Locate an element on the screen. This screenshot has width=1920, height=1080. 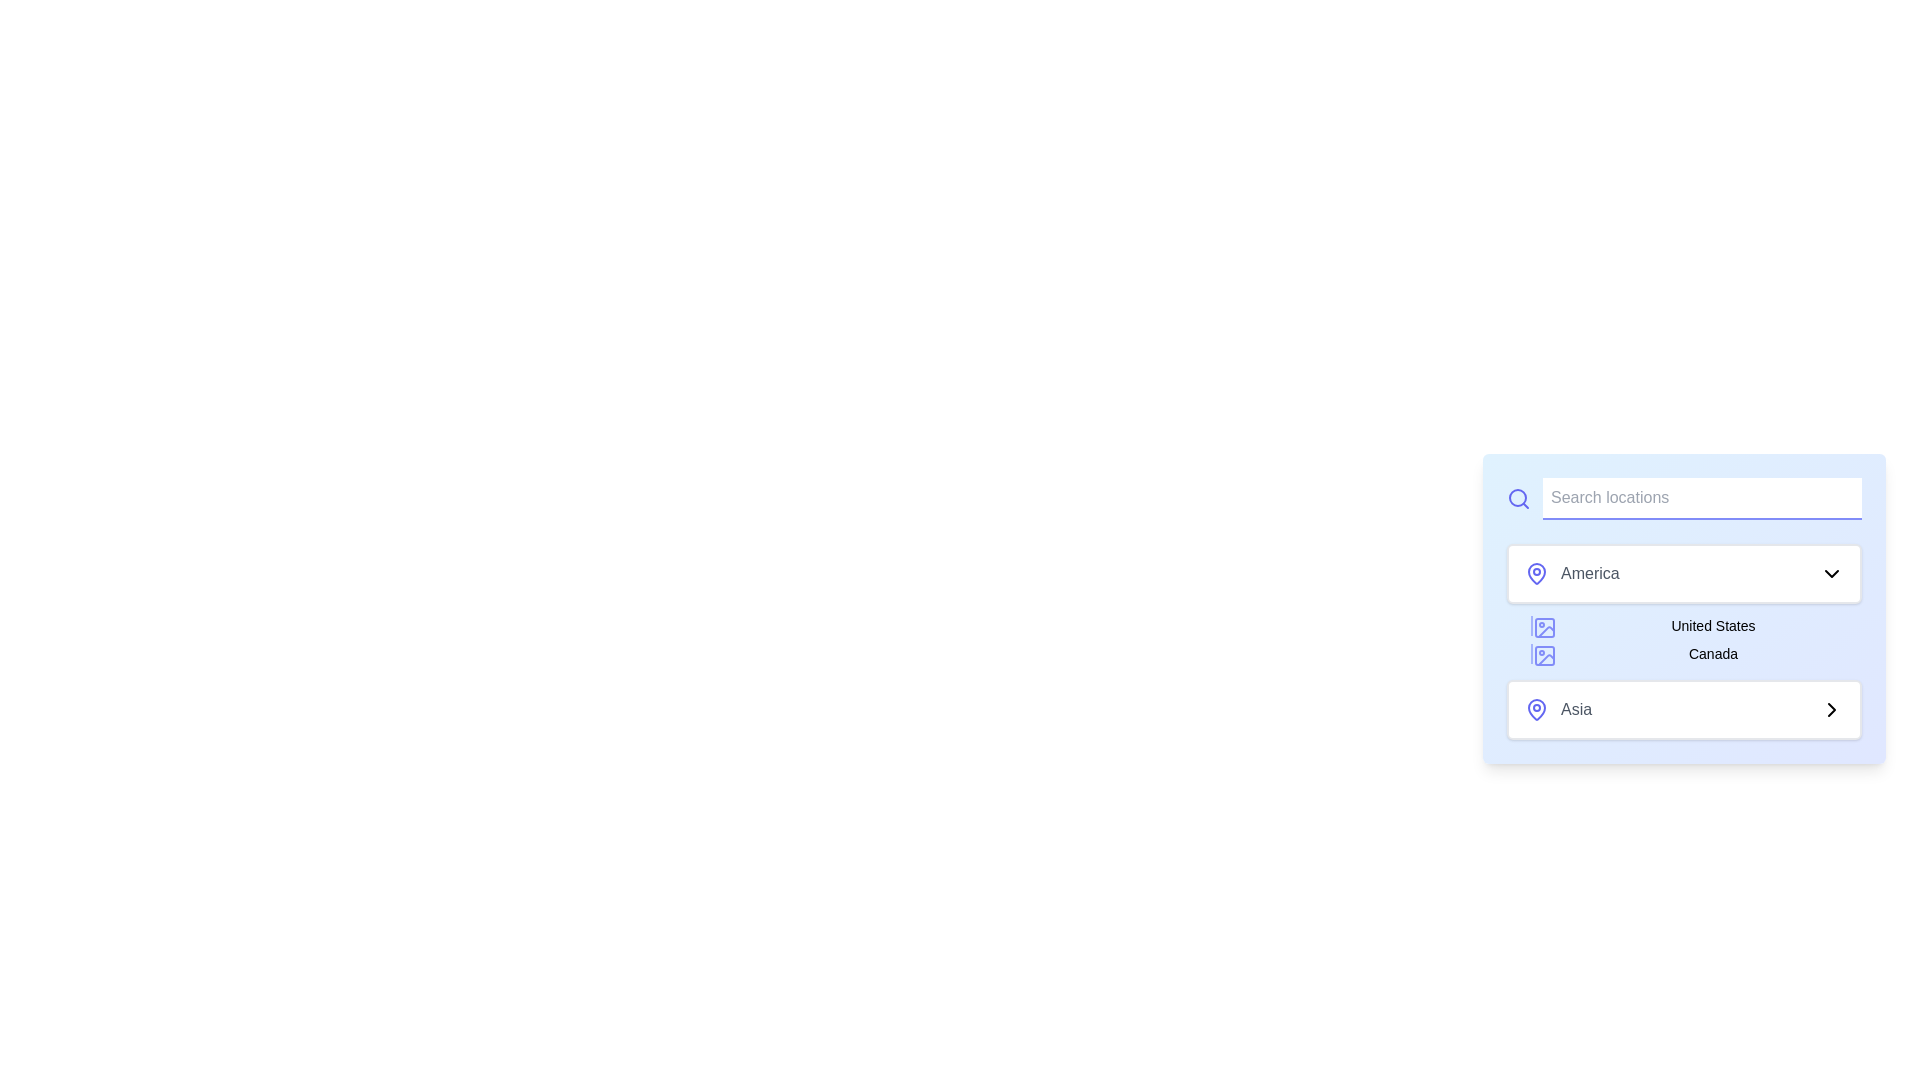
the label displaying the text 'Asia' which is styled in gray color and positioned below the 'America' option in the dropdown-like menu is located at coordinates (1575, 708).